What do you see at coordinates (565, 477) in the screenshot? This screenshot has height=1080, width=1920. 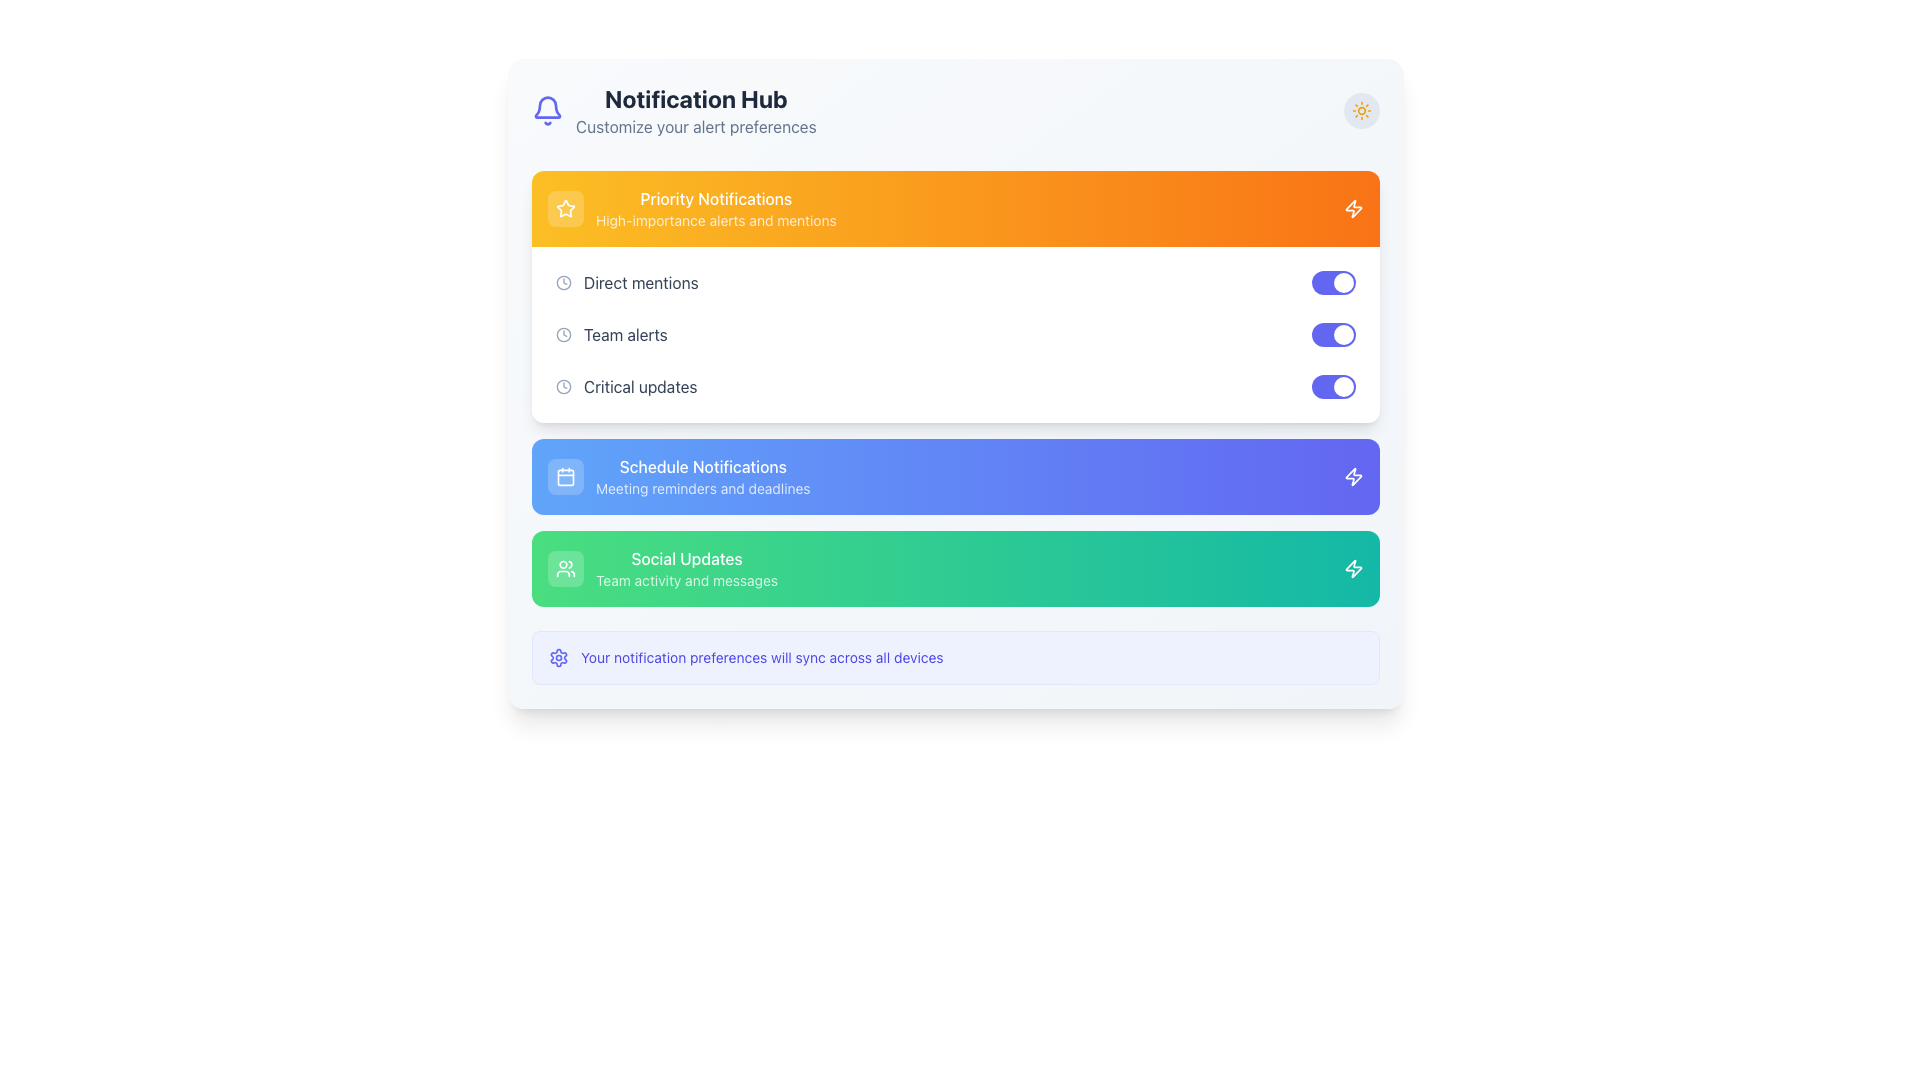 I see `the calendar notification icon positioned on the left within the 'Schedule Notifications' row, which contains the text 'Meeting reminders and deadlines.'` at bounding box center [565, 477].